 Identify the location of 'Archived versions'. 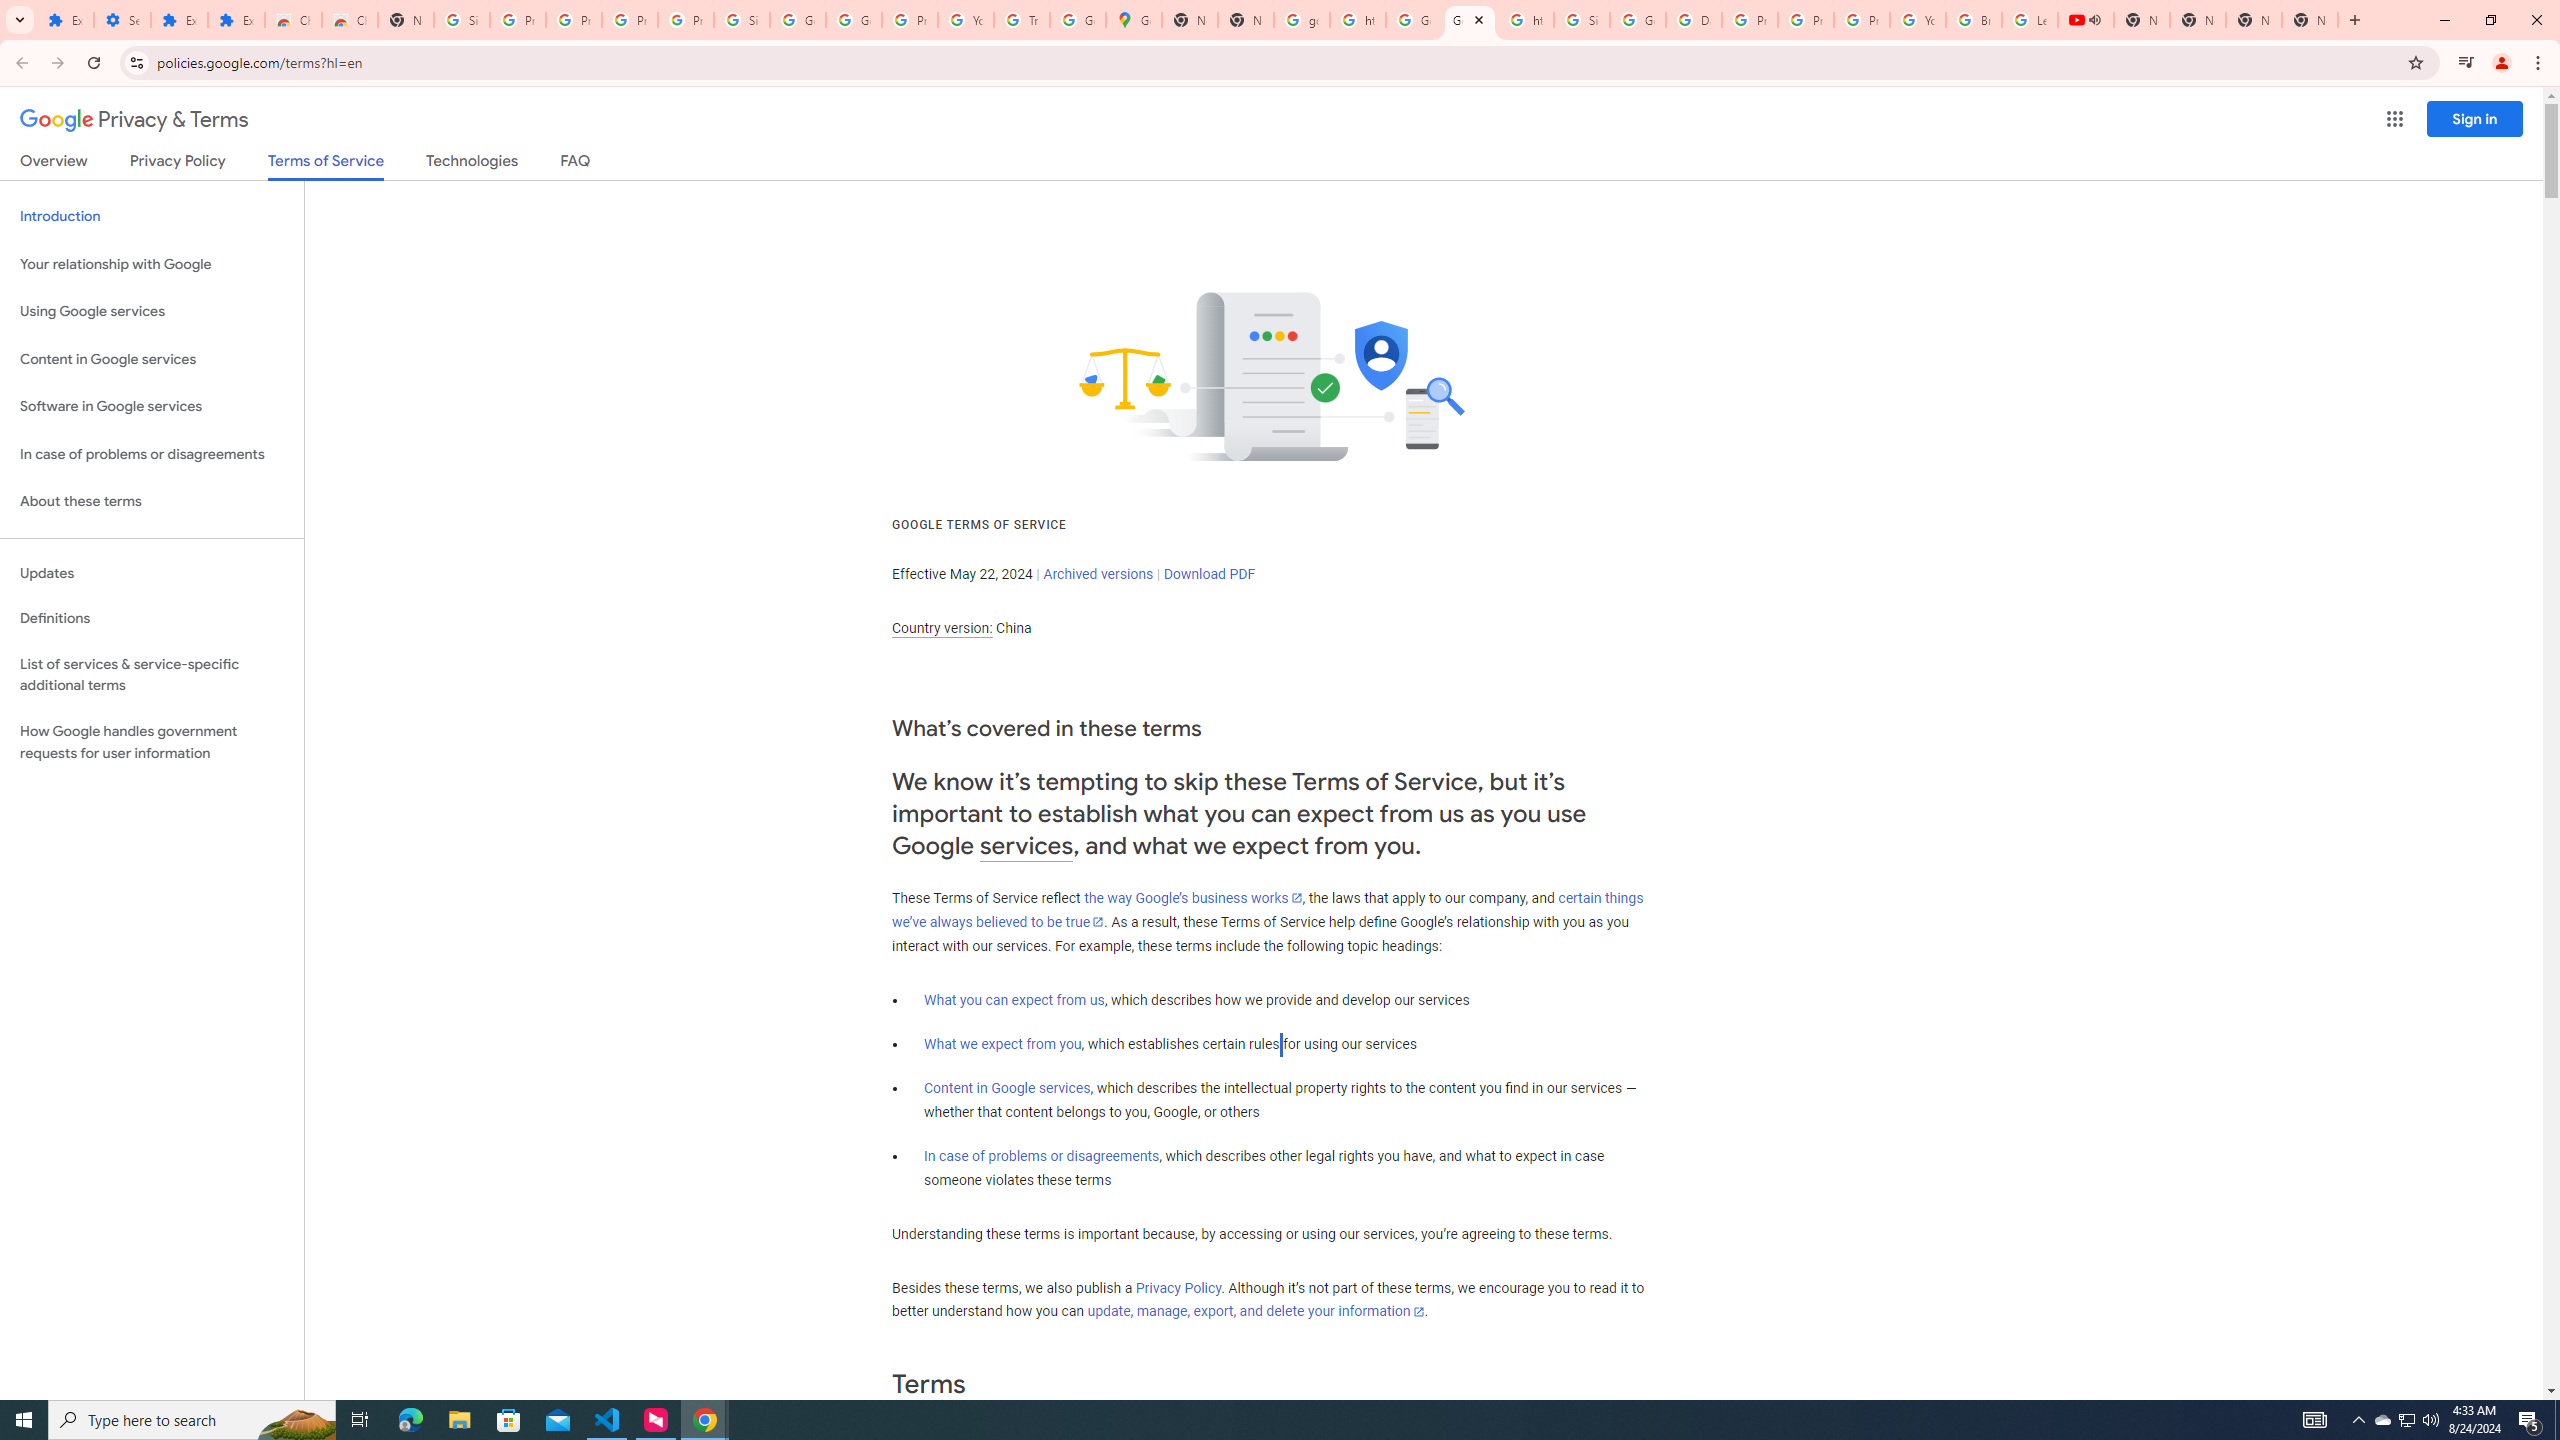
(1097, 572).